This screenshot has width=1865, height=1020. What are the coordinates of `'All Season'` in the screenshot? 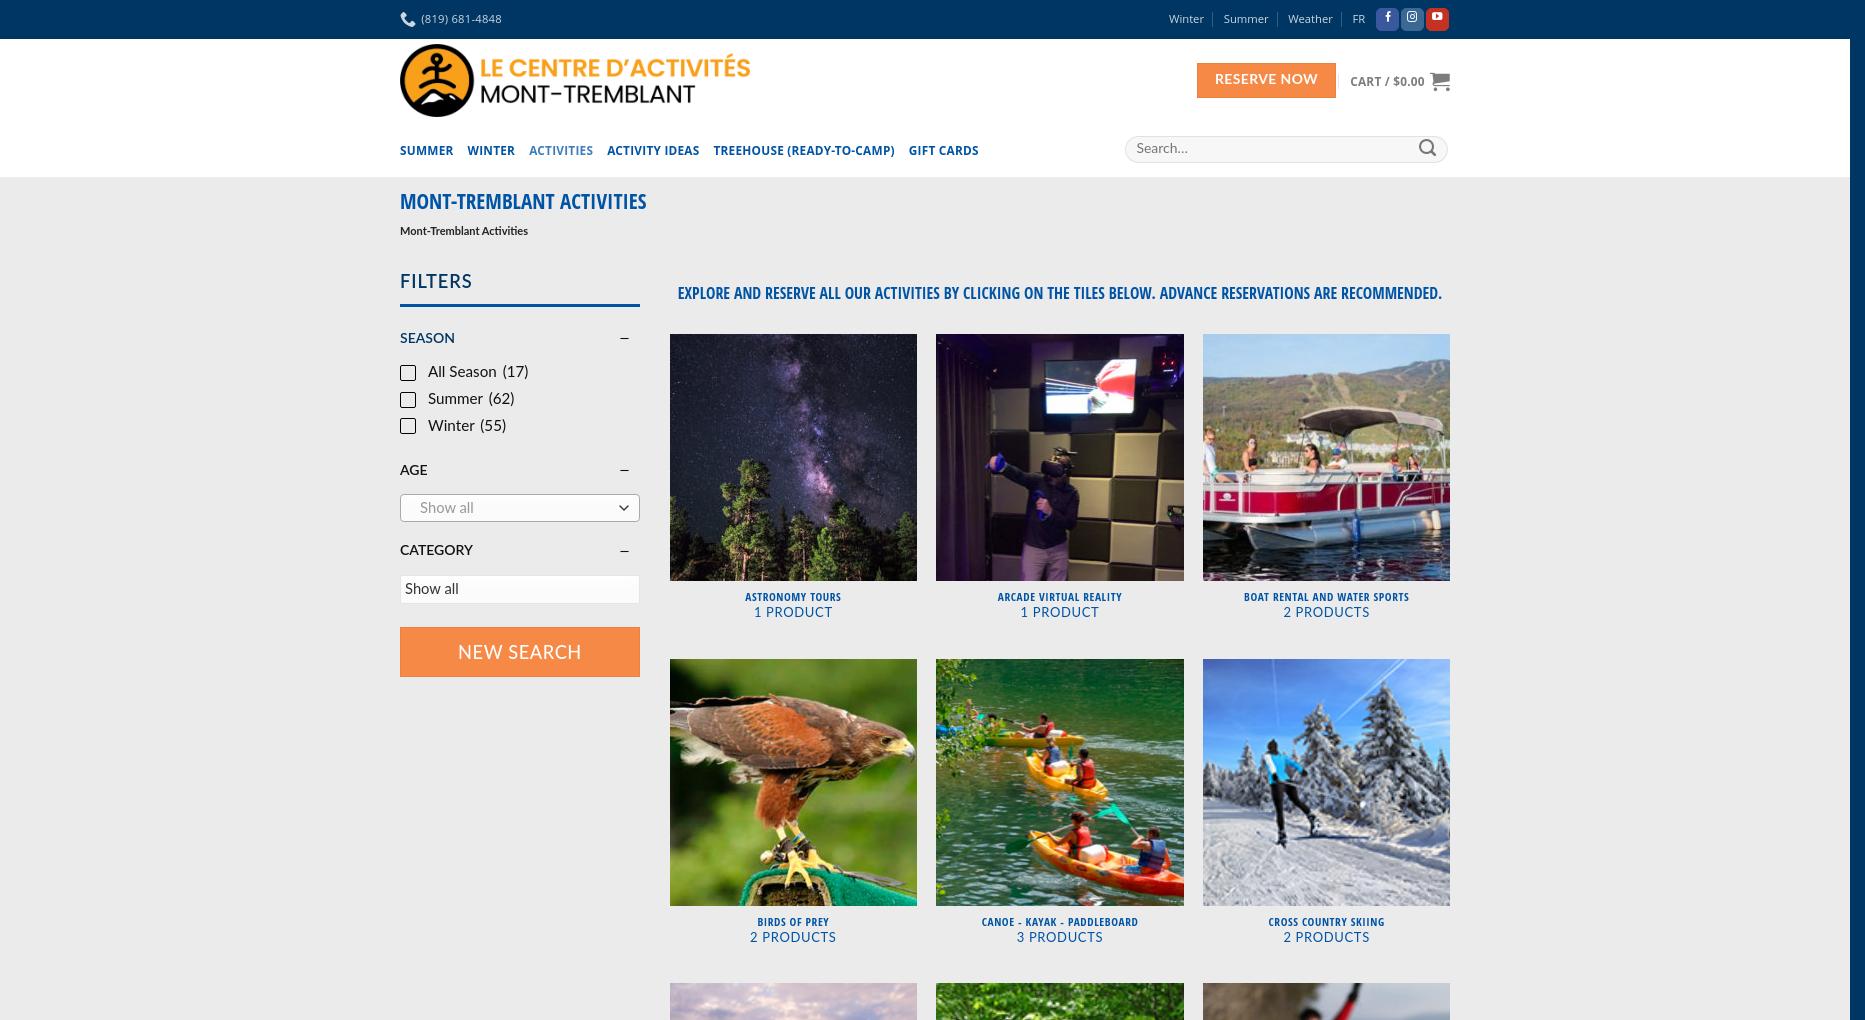 It's located at (460, 371).